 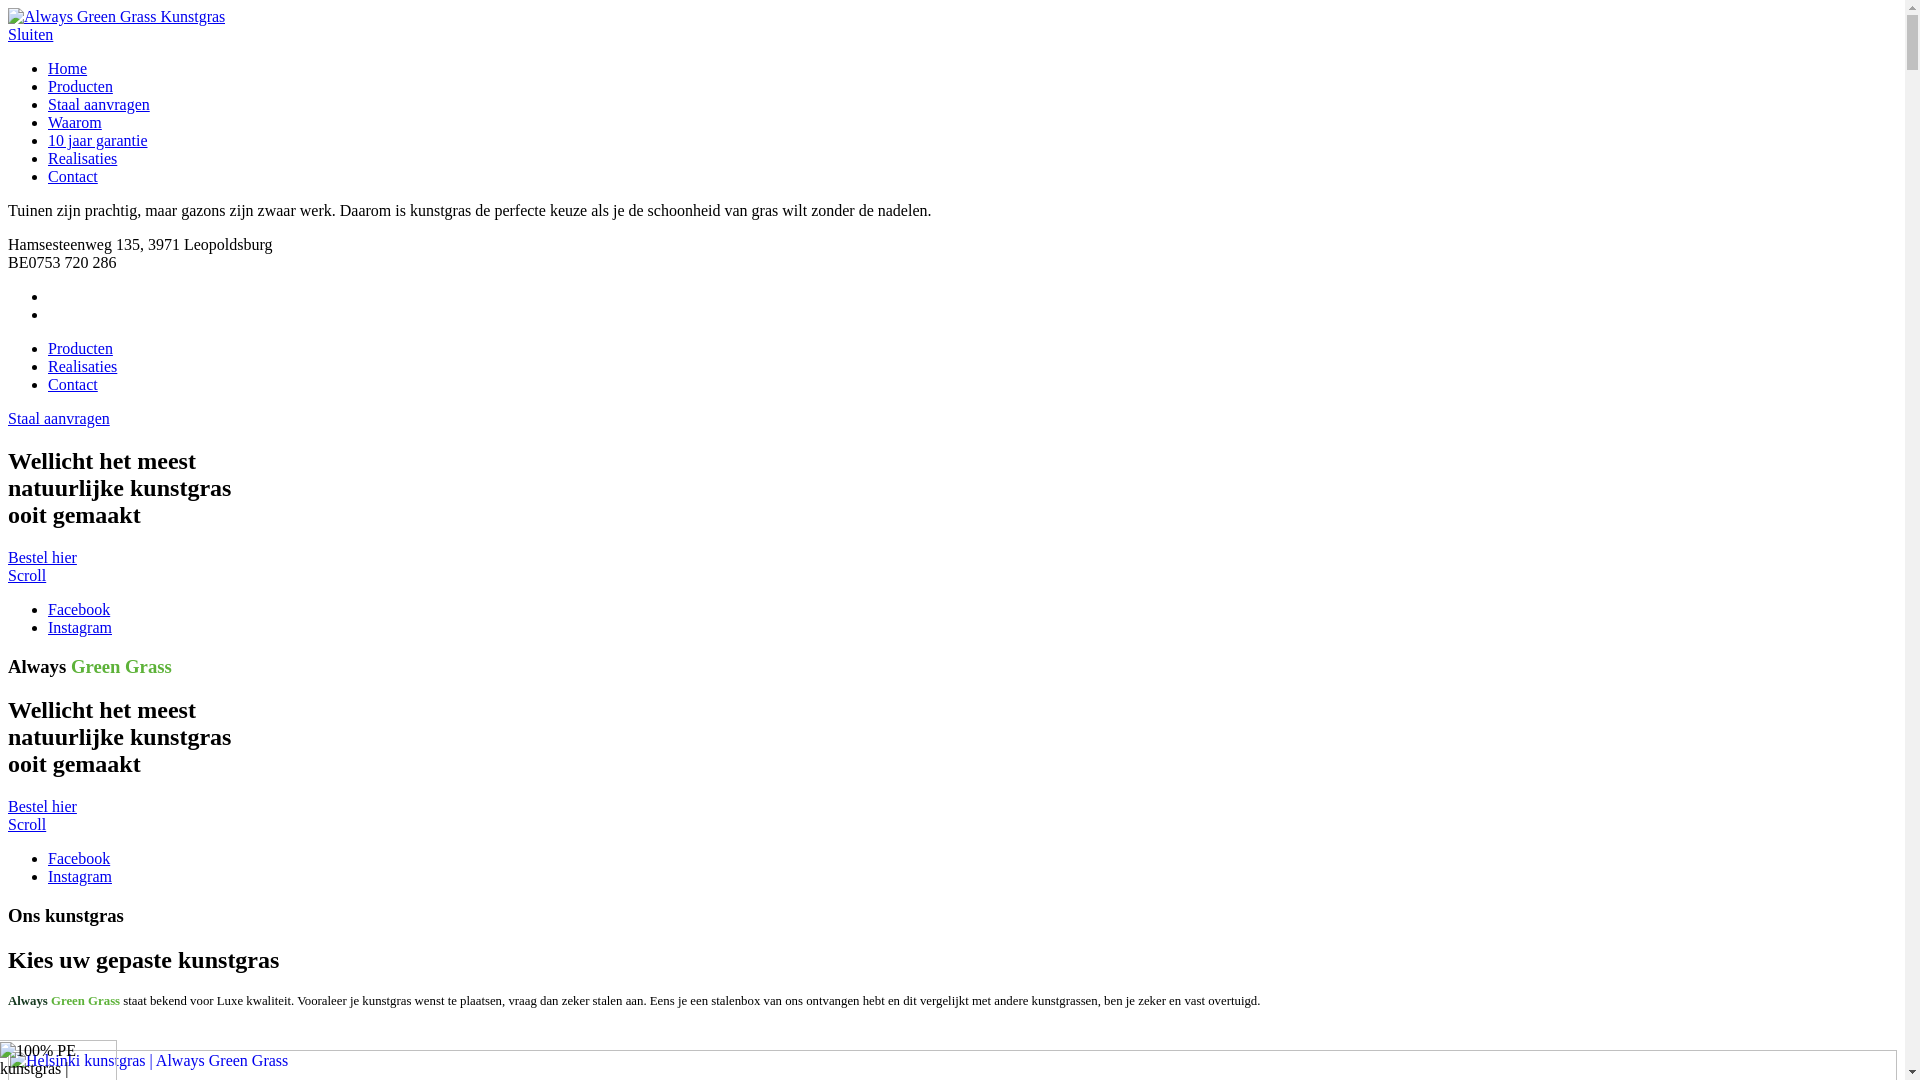 What do you see at coordinates (96, 139) in the screenshot?
I see `'10 jaar garantie'` at bounding box center [96, 139].